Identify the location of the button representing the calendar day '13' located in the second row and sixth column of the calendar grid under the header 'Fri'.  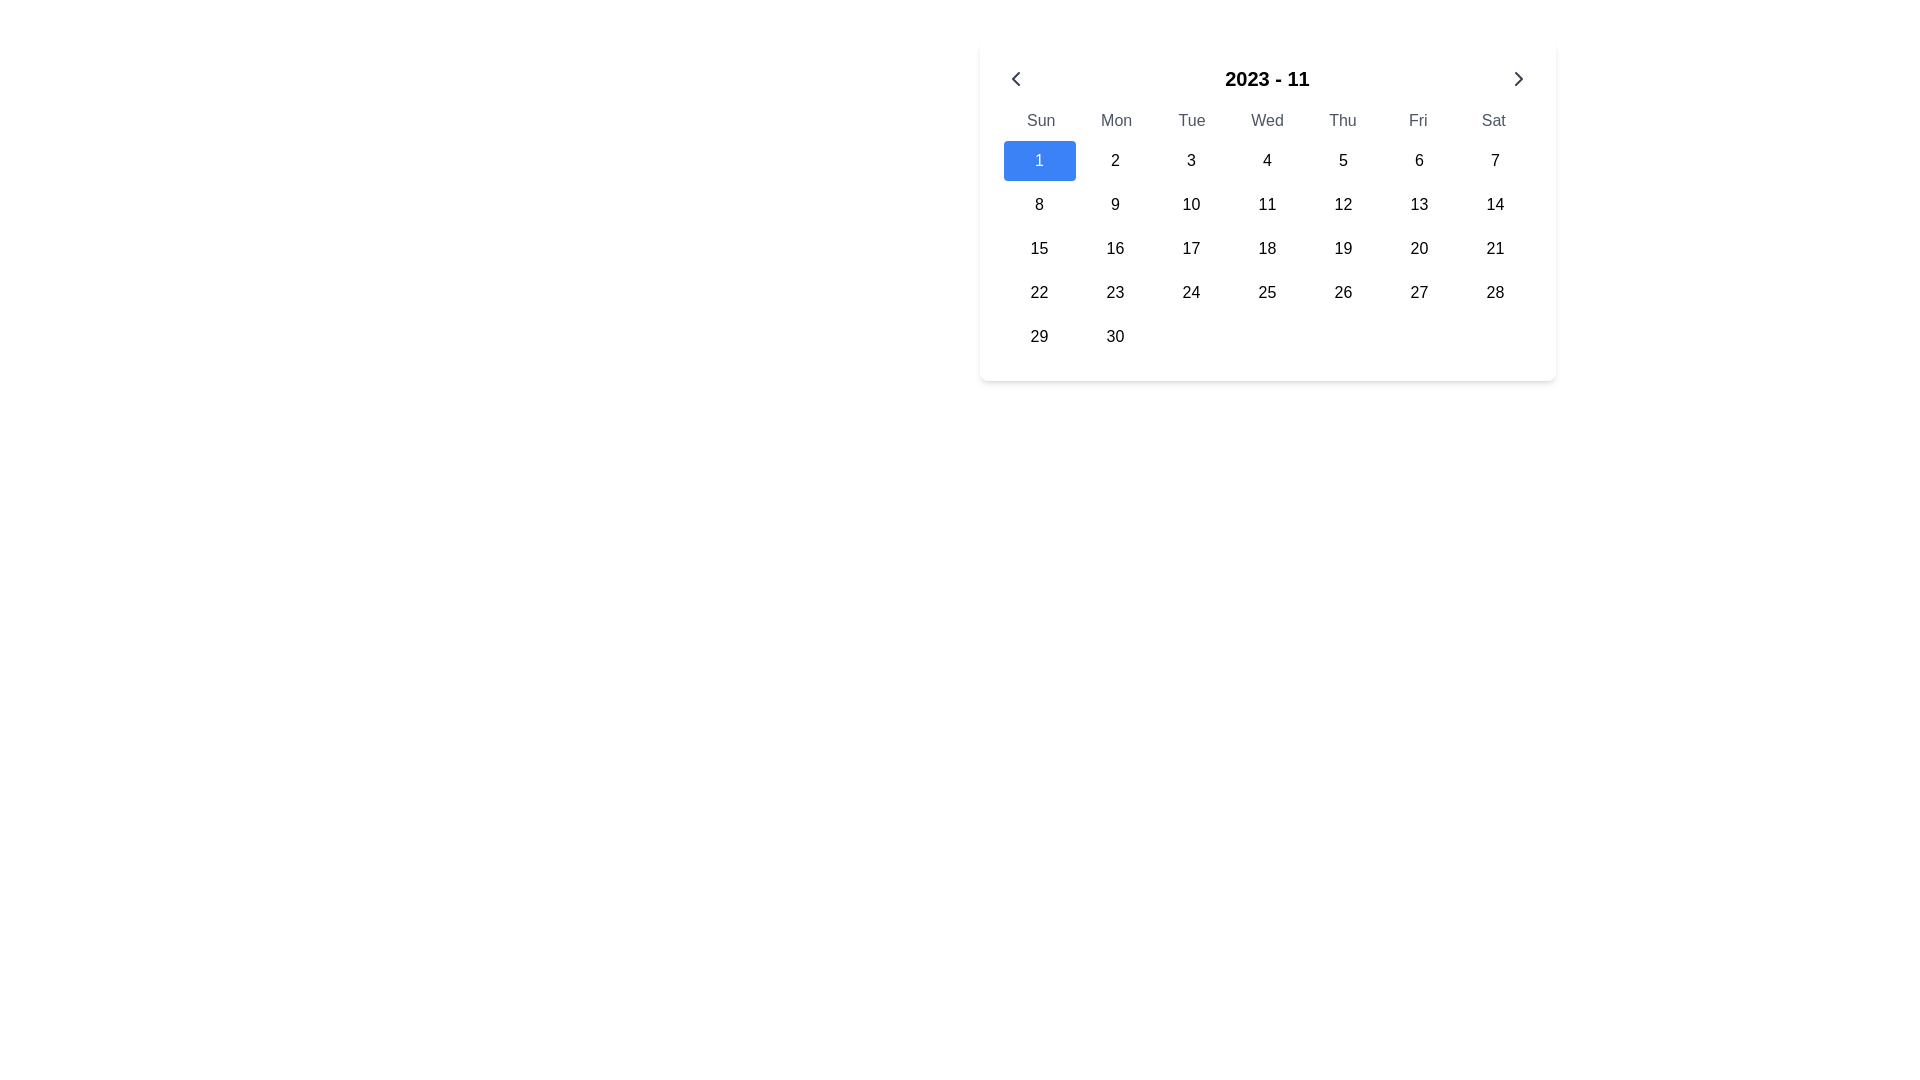
(1418, 204).